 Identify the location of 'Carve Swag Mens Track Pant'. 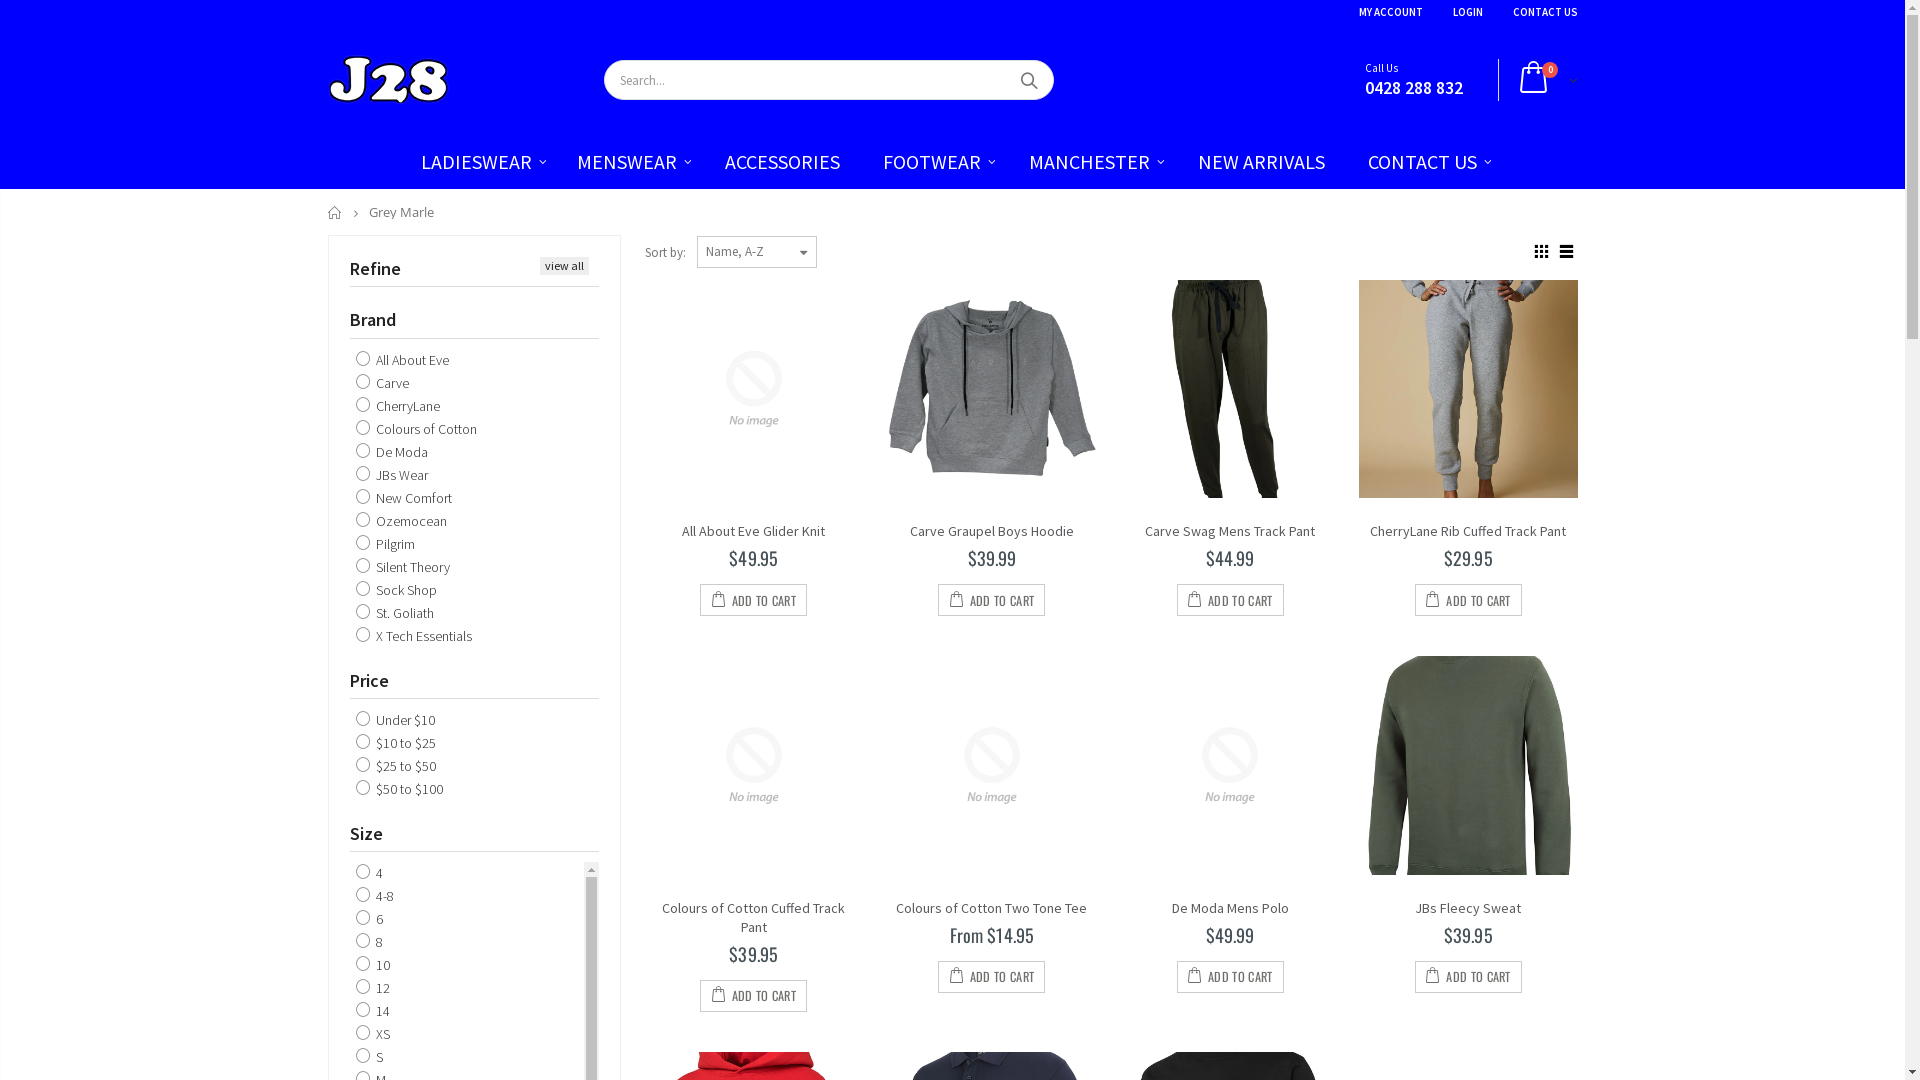
(1228, 530).